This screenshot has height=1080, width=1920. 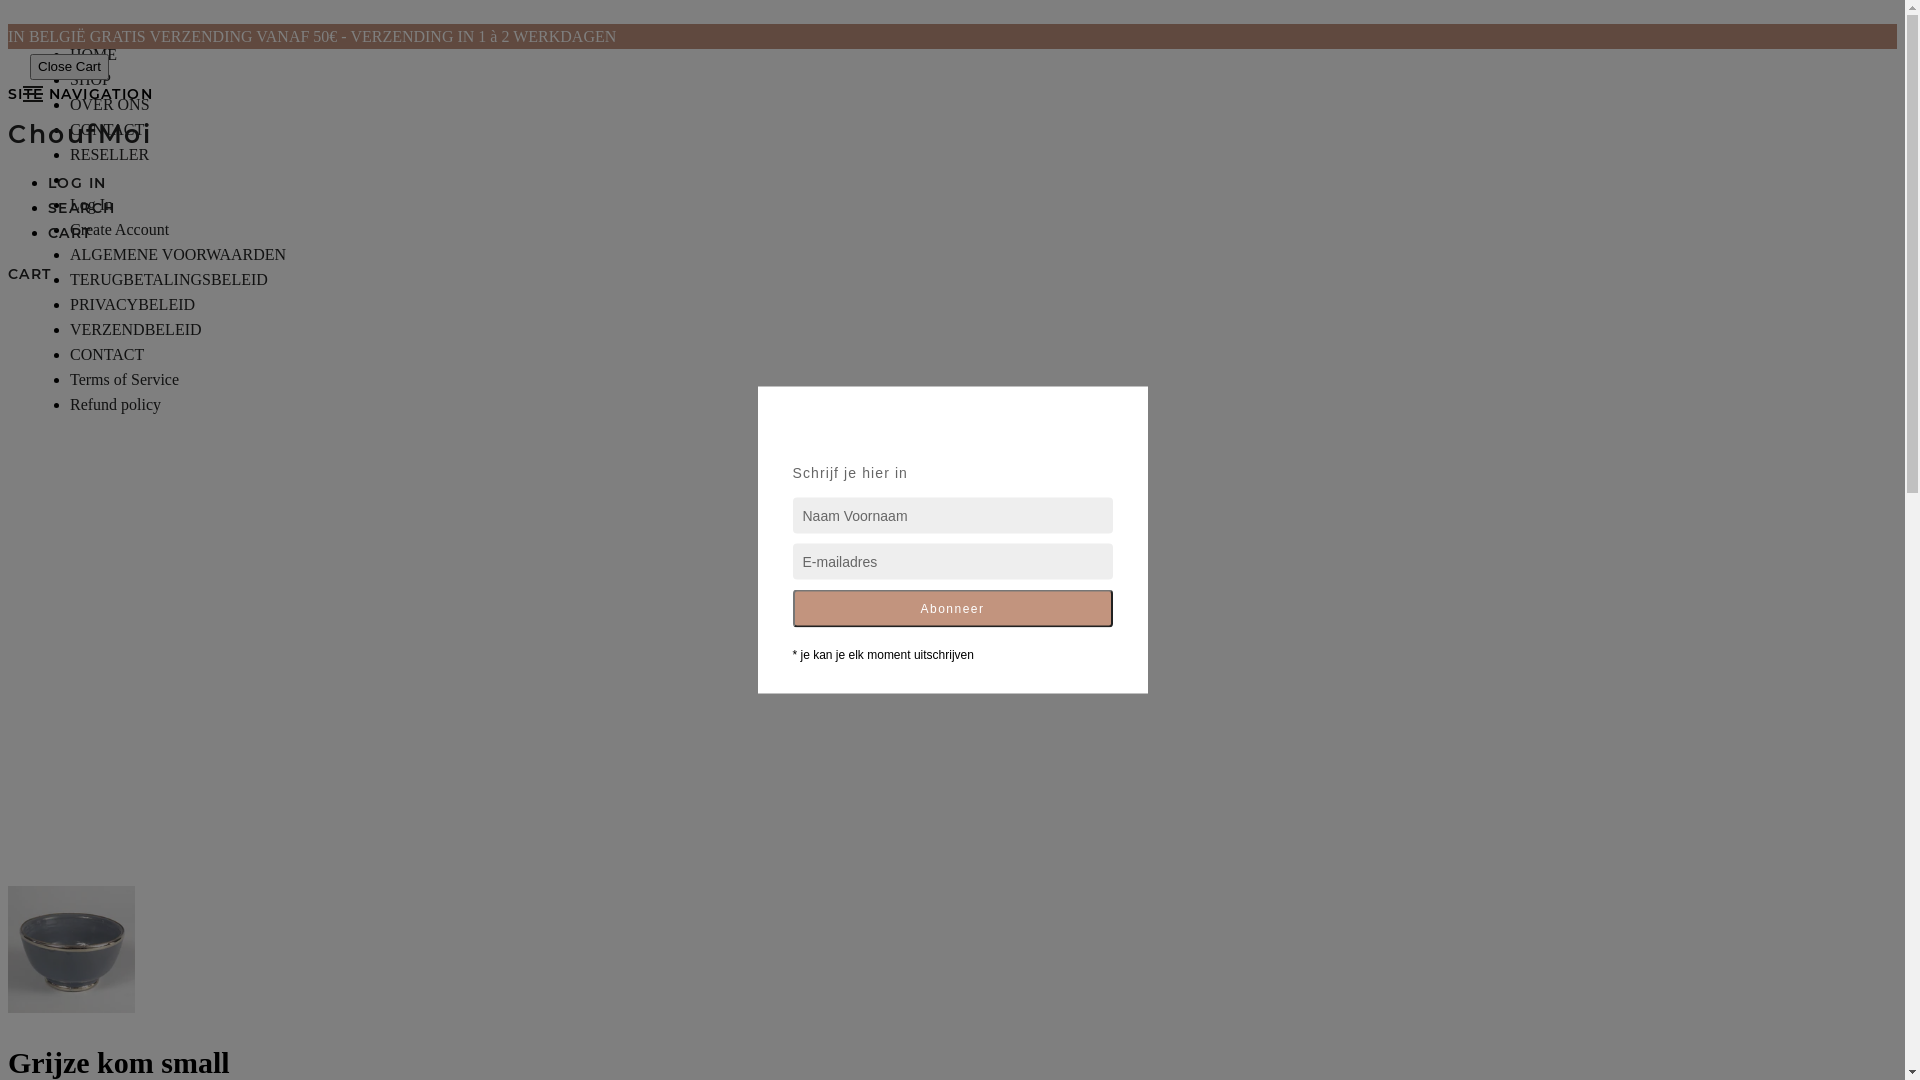 I want to click on 'LOG IN', so click(x=48, y=182).